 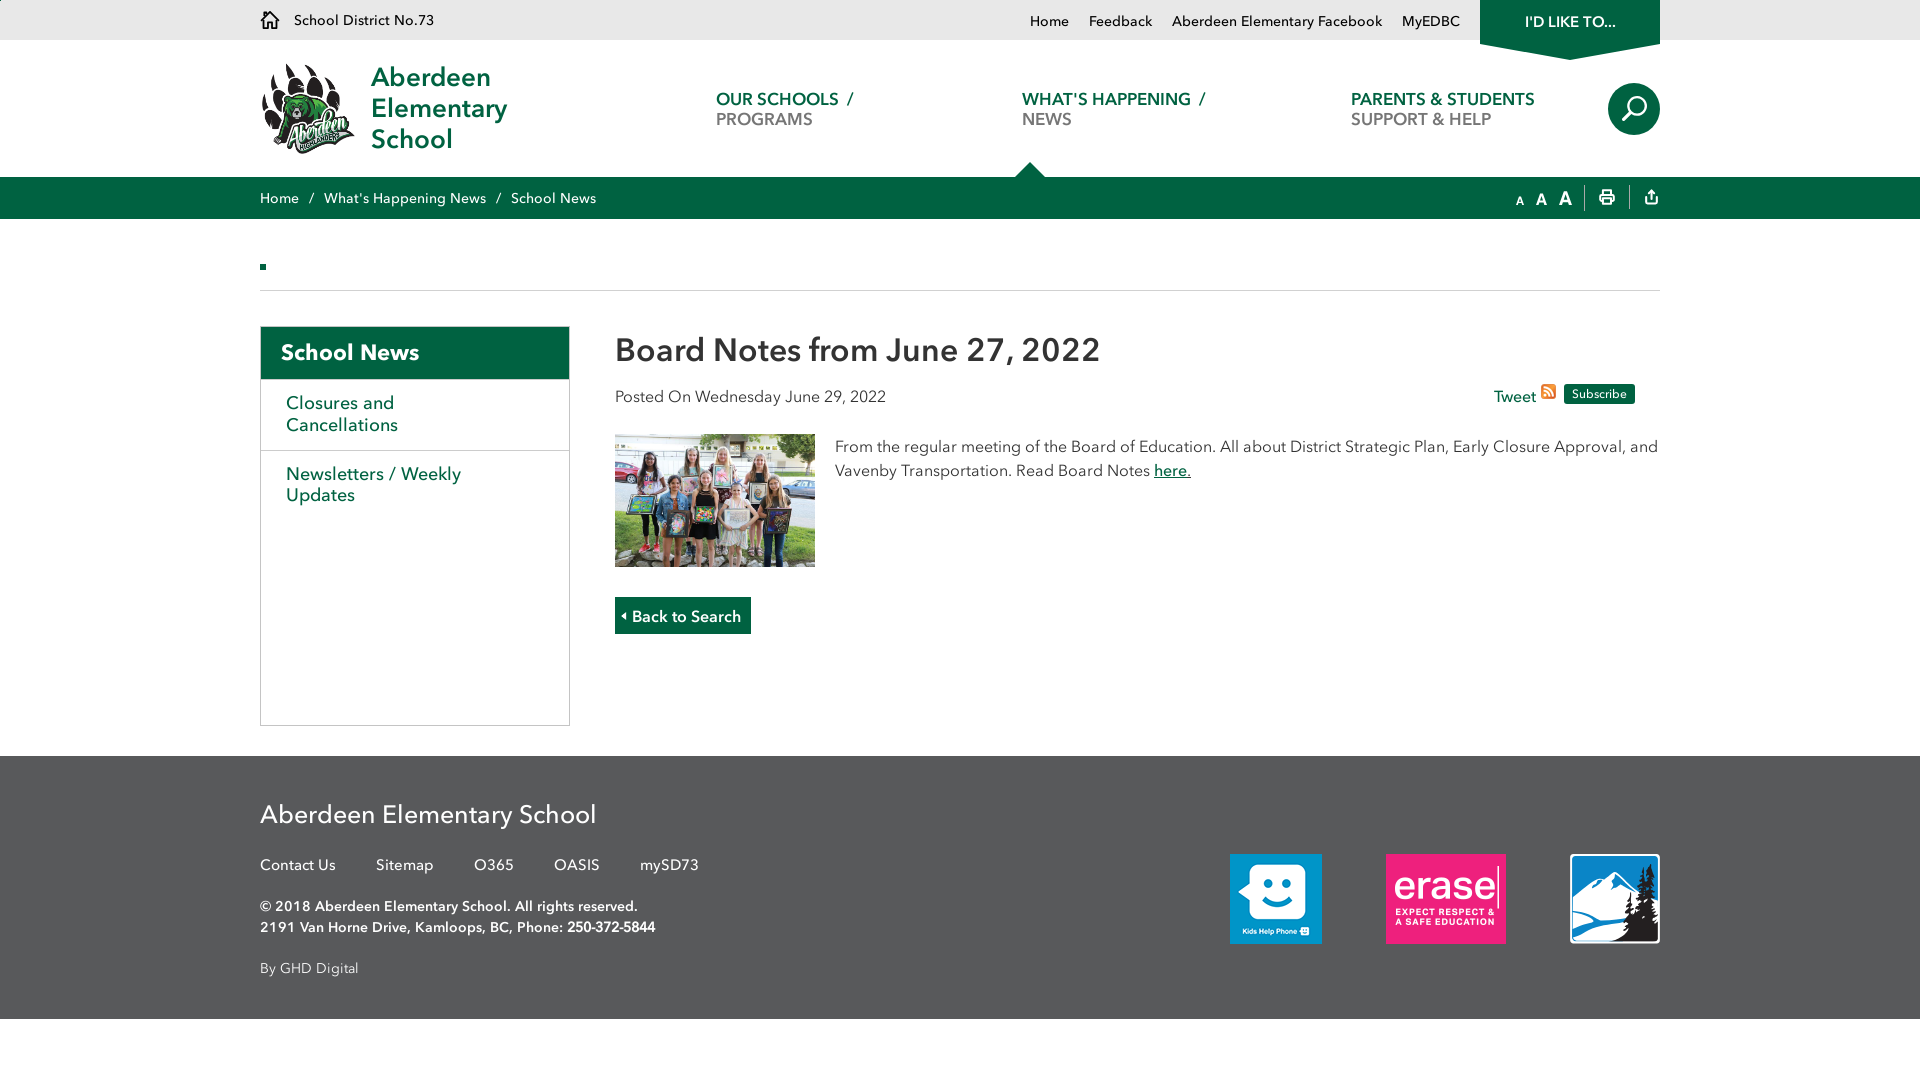 What do you see at coordinates (1515, 397) in the screenshot?
I see `'Tweet'` at bounding box center [1515, 397].